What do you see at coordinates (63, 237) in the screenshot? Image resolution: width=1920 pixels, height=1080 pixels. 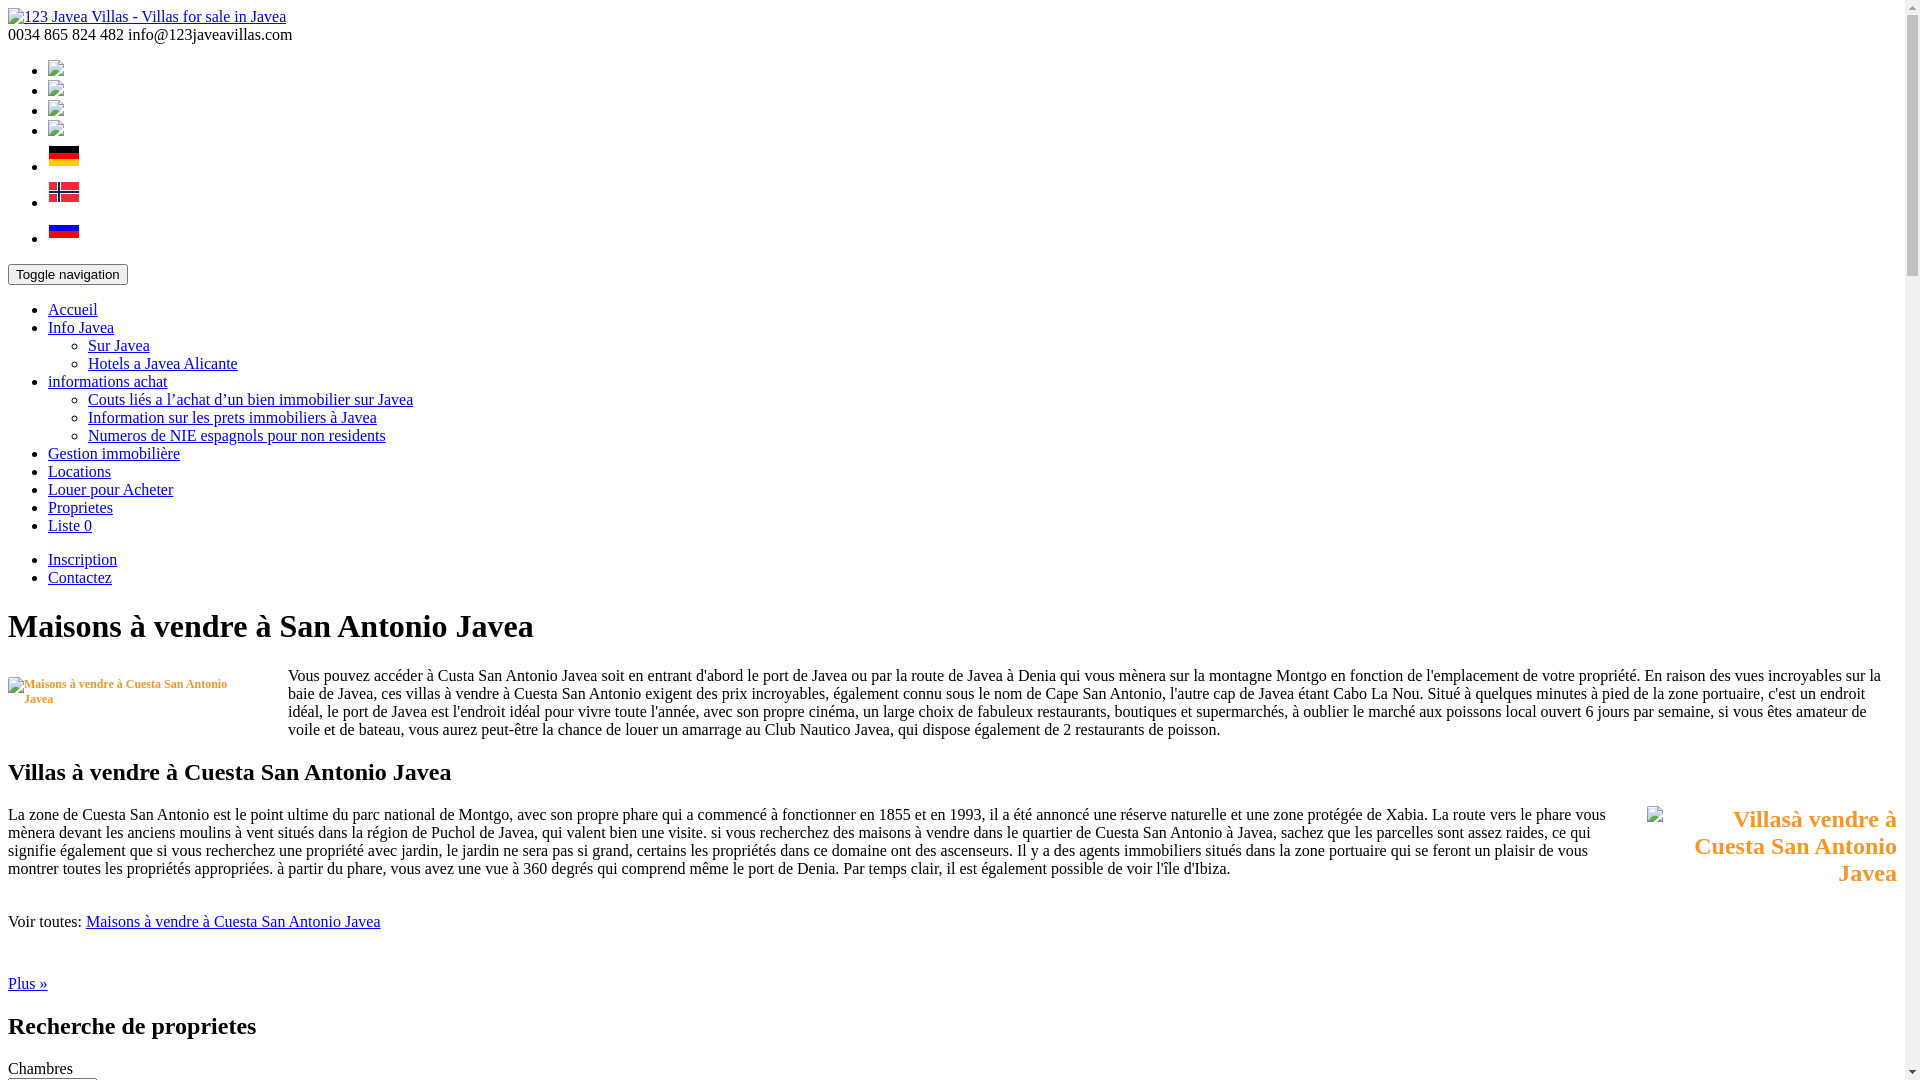 I see `'Russian'` at bounding box center [63, 237].